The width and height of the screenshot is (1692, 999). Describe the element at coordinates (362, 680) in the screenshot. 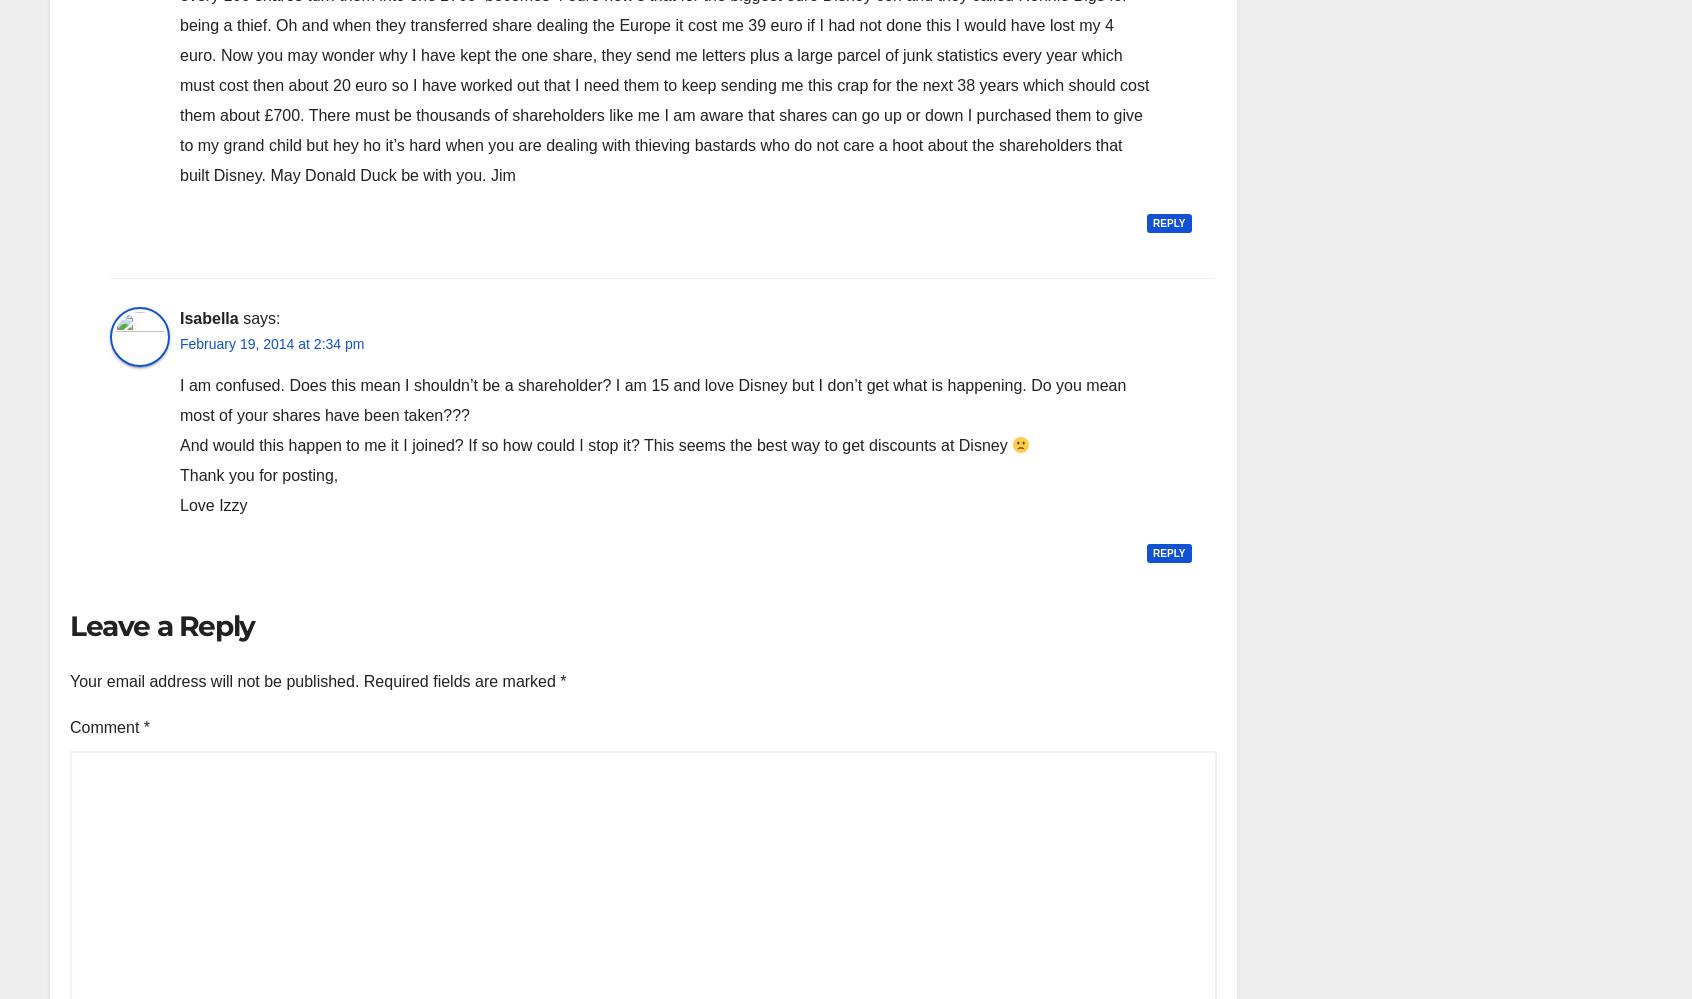

I see `'Required fields are marked'` at that location.